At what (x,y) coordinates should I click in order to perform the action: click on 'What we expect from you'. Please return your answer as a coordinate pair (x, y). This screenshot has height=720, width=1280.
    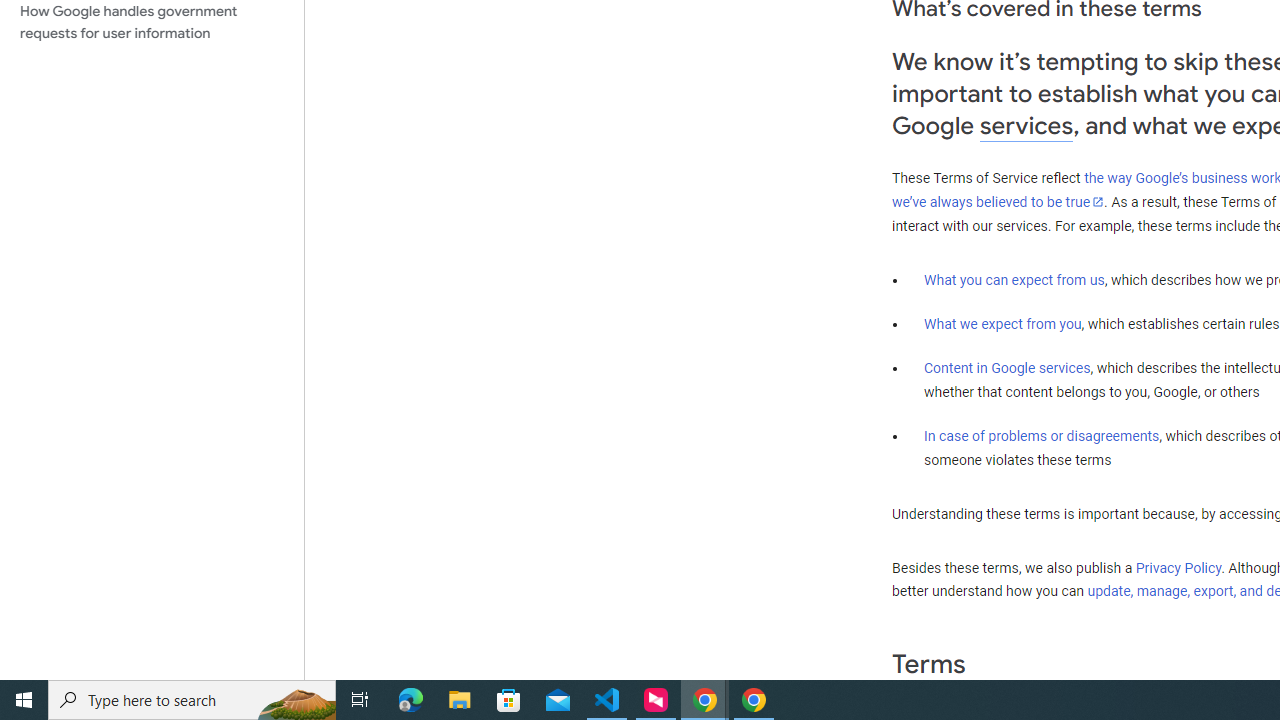
    Looking at the image, I should click on (1002, 323).